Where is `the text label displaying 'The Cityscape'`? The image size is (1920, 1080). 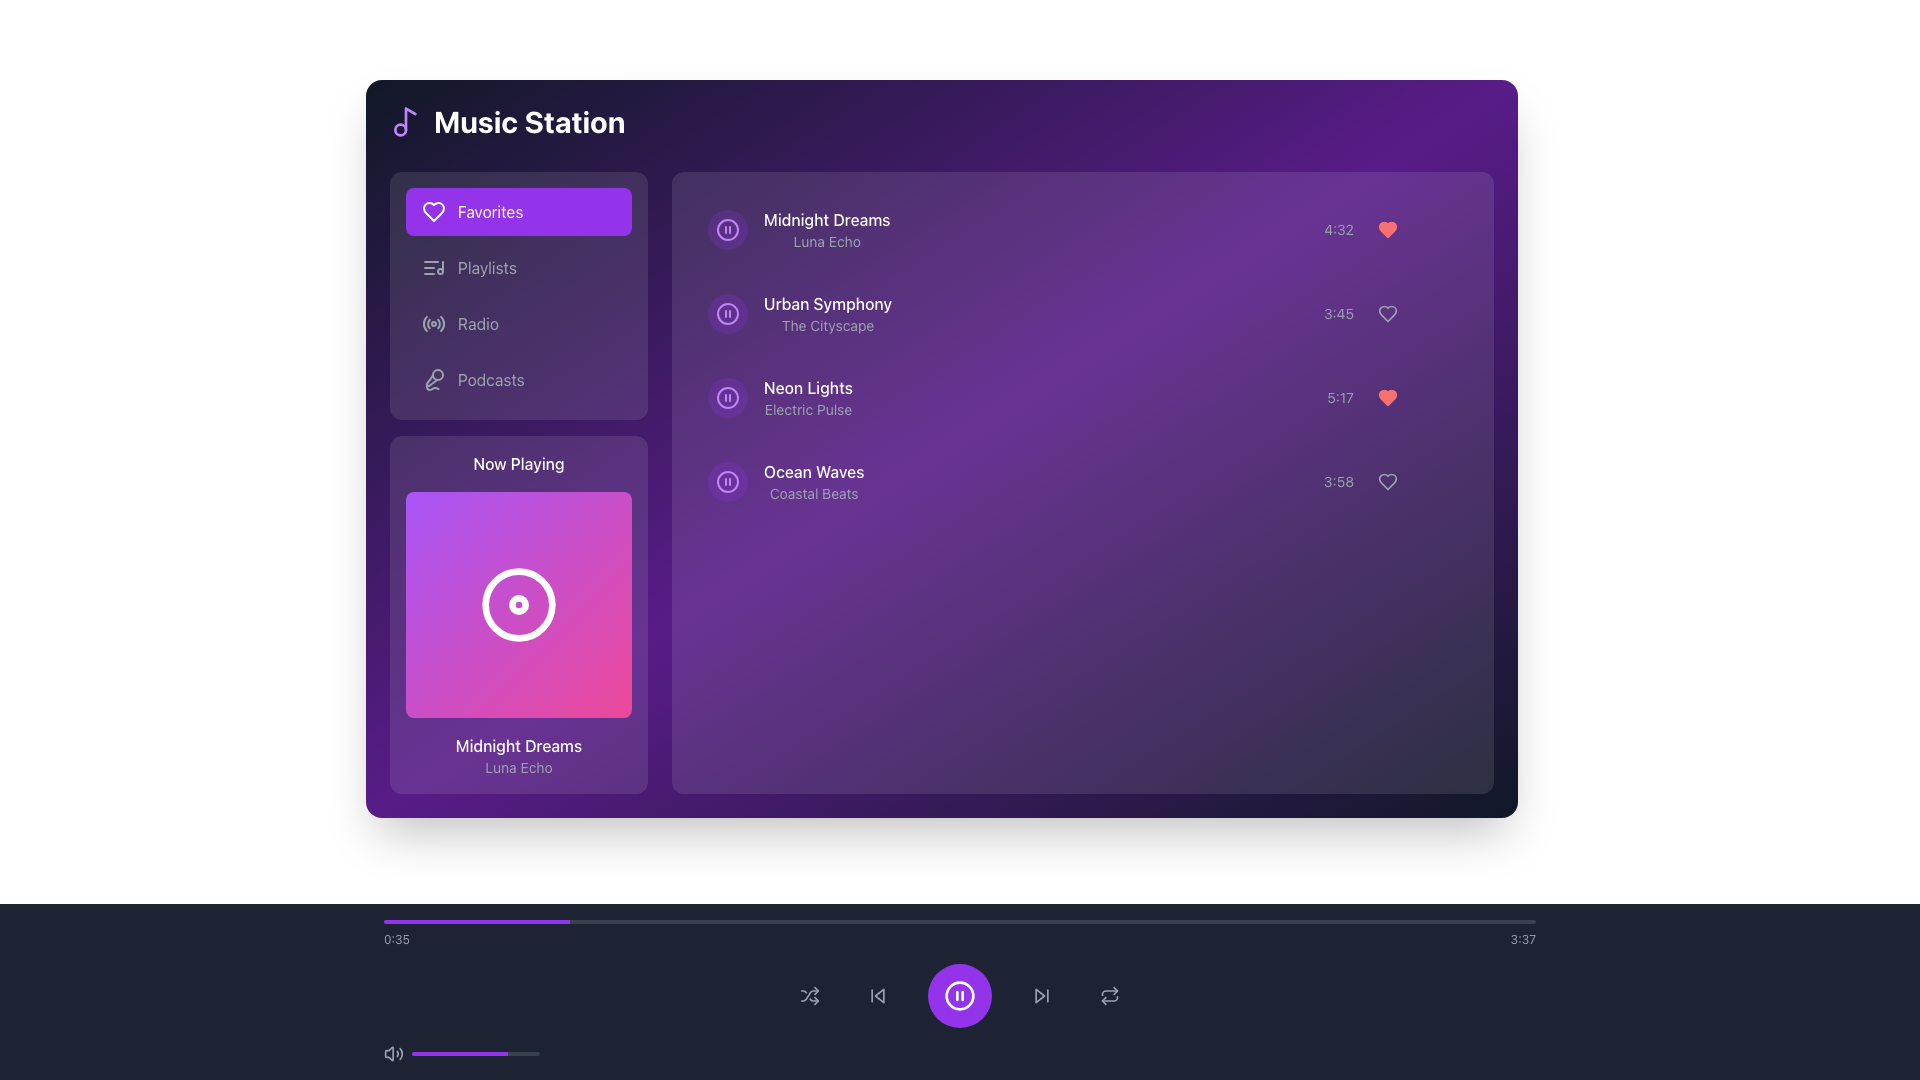
the text label displaying 'The Cityscape' is located at coordinates (828, 325).